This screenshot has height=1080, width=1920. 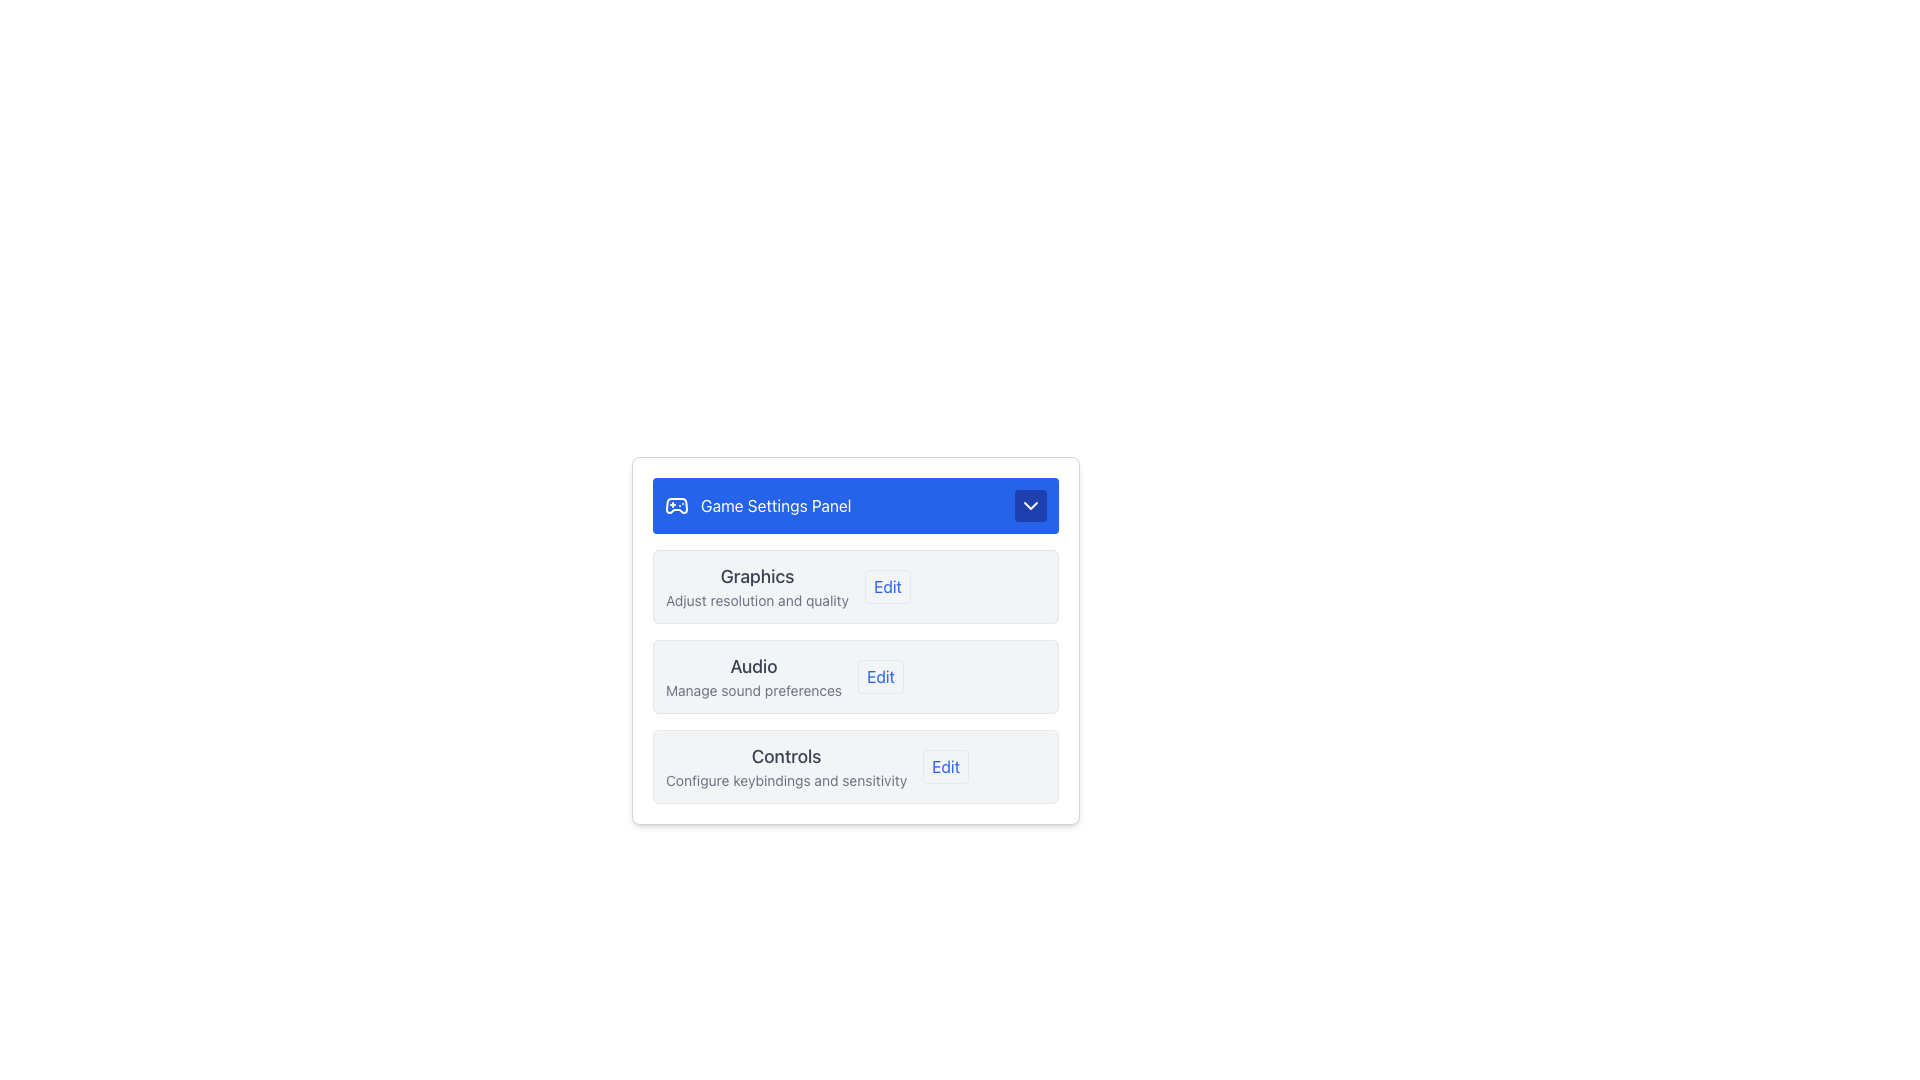 What do you see at coordinates (1031, 504) in the screenshot?
I see `the small rectangular button with a blue background and a white chevron-down icon, located on the rightmost side of the 'Game Settings Panel' header, to observe visual changes` at bounding box center [1031, 504].